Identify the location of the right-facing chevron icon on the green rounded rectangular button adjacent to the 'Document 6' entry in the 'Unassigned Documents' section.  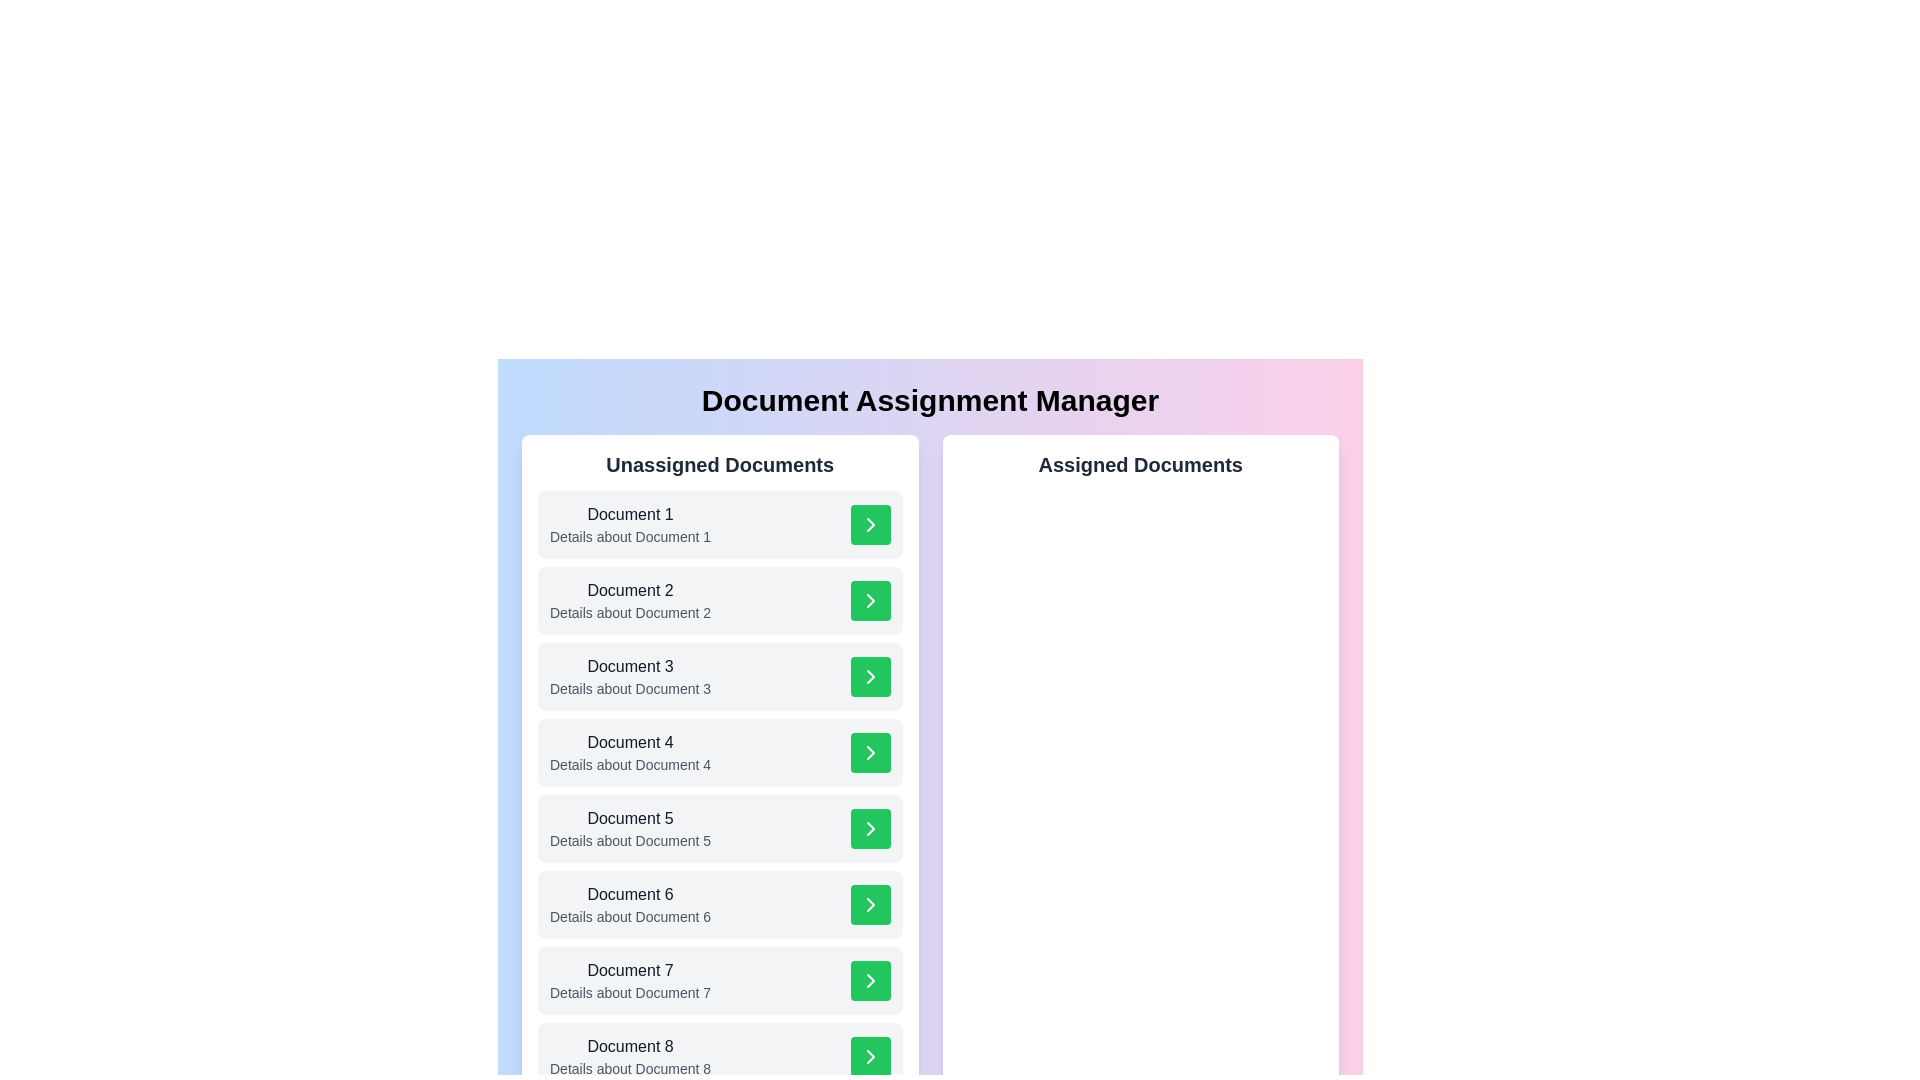
(870, 905).